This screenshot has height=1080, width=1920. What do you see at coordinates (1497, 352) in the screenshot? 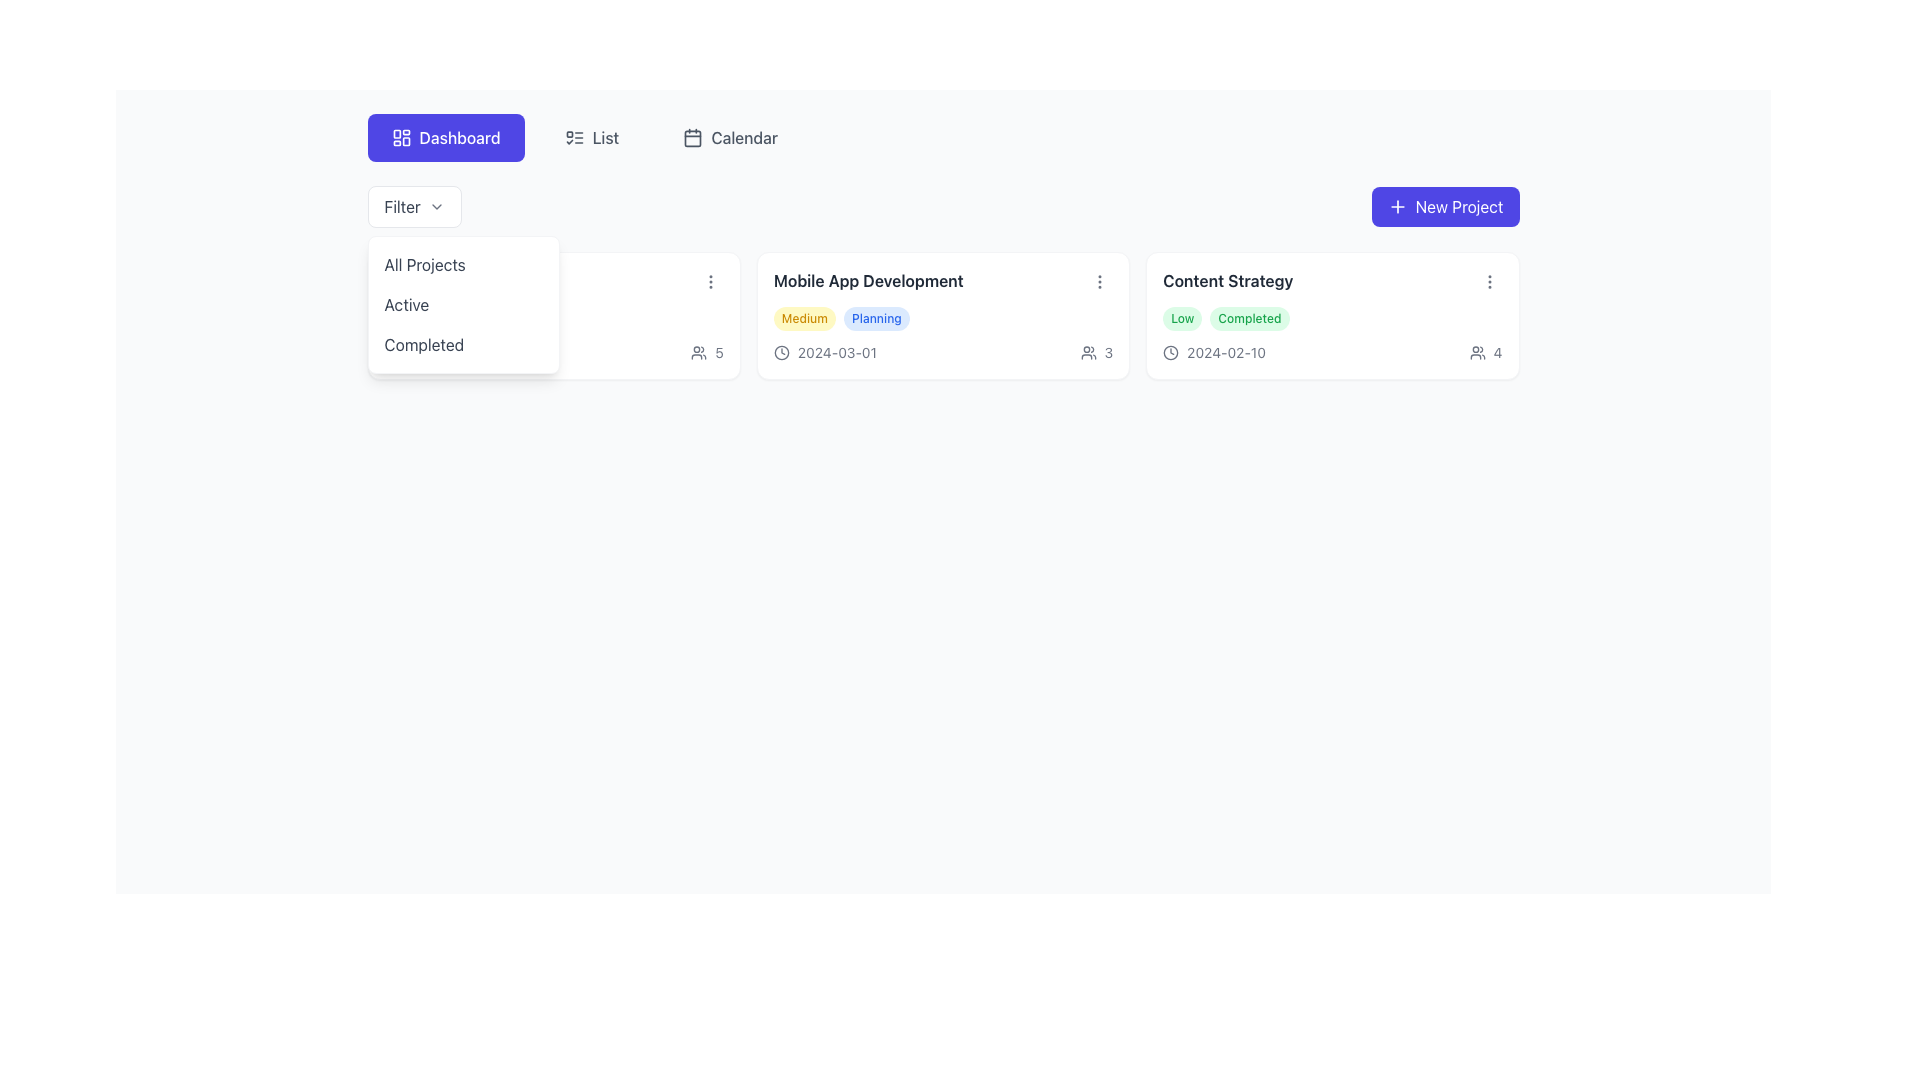
I see `the static text element displaying the number '4', which is located adjacent to the user icon in the 'Content Strategy' card` at bounding box center [1497, 352].